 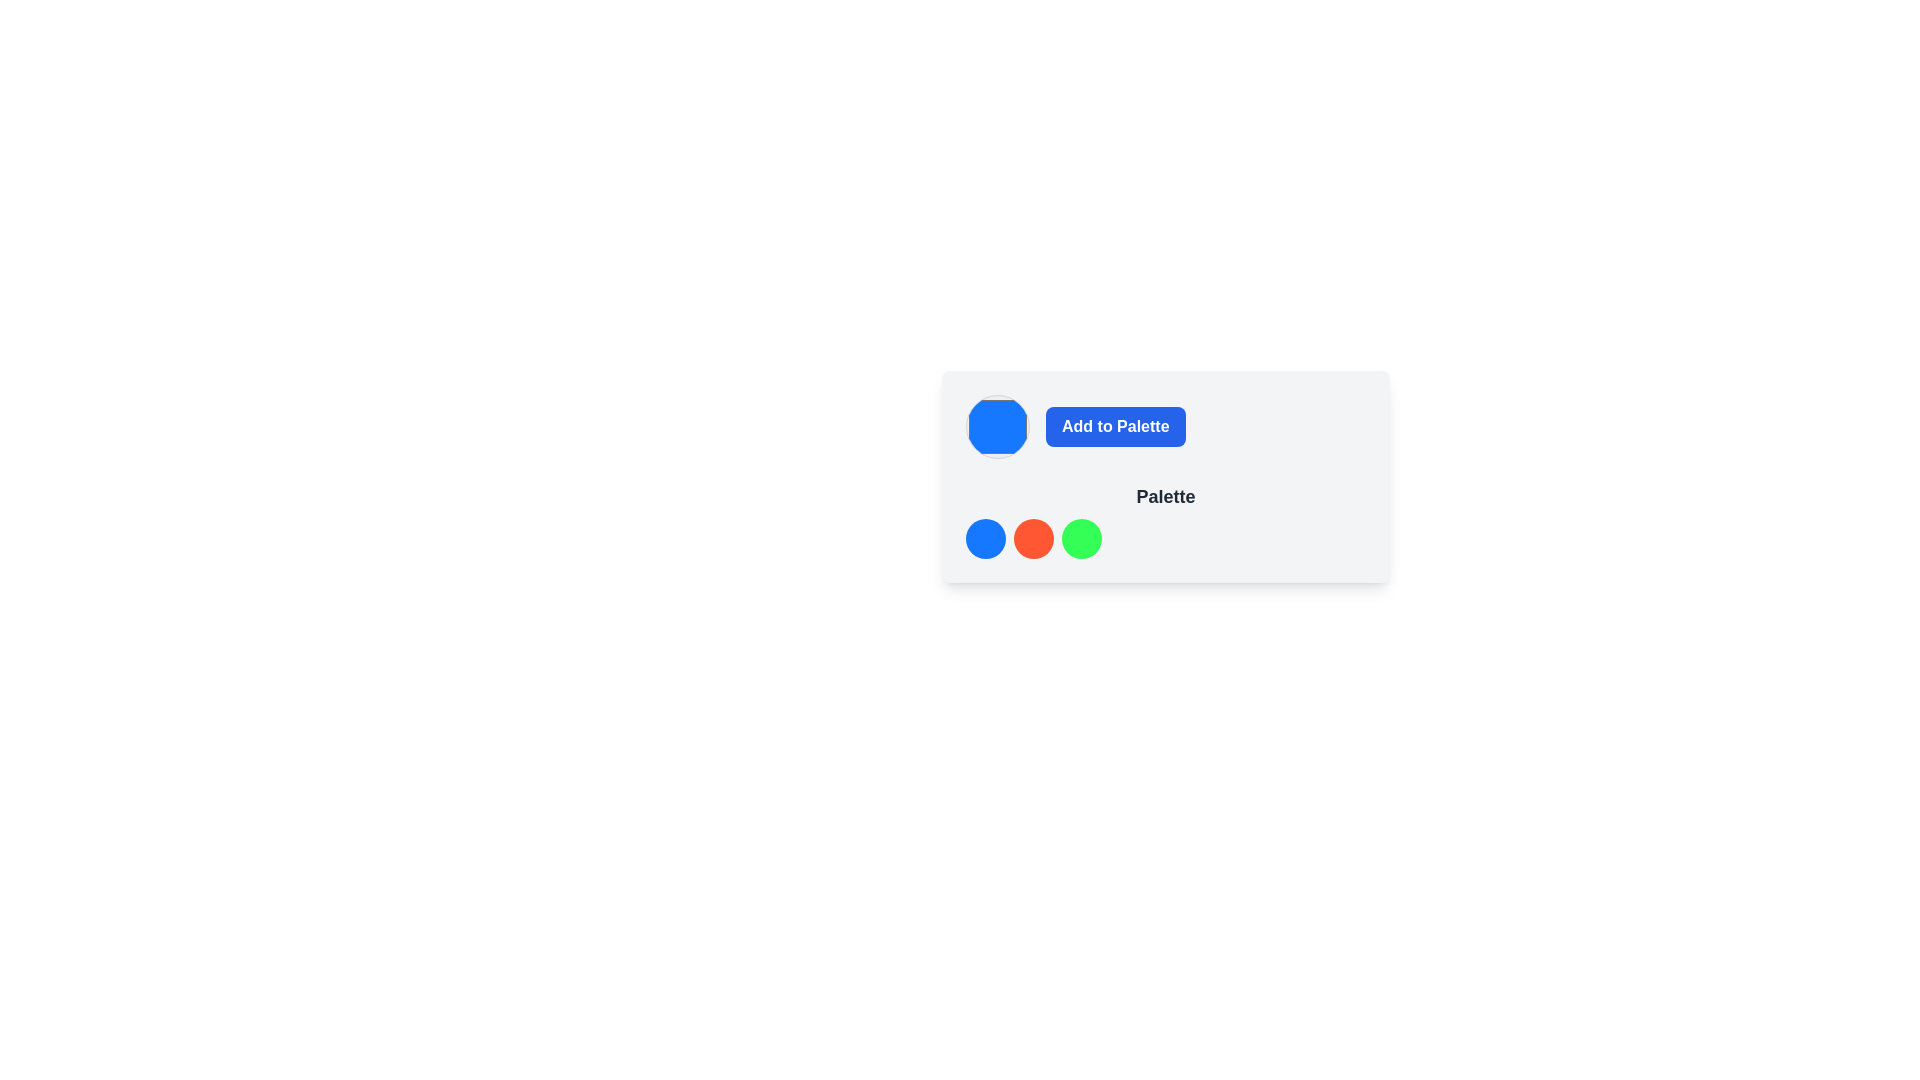 What do you see at coordinates (1080, 538) in the screenshot?
I see `the third circular color indicator, which is solid green and part of a group of three similar elements, positioned below the 'Add to Palette' button` at bounding box center [1080, 538].